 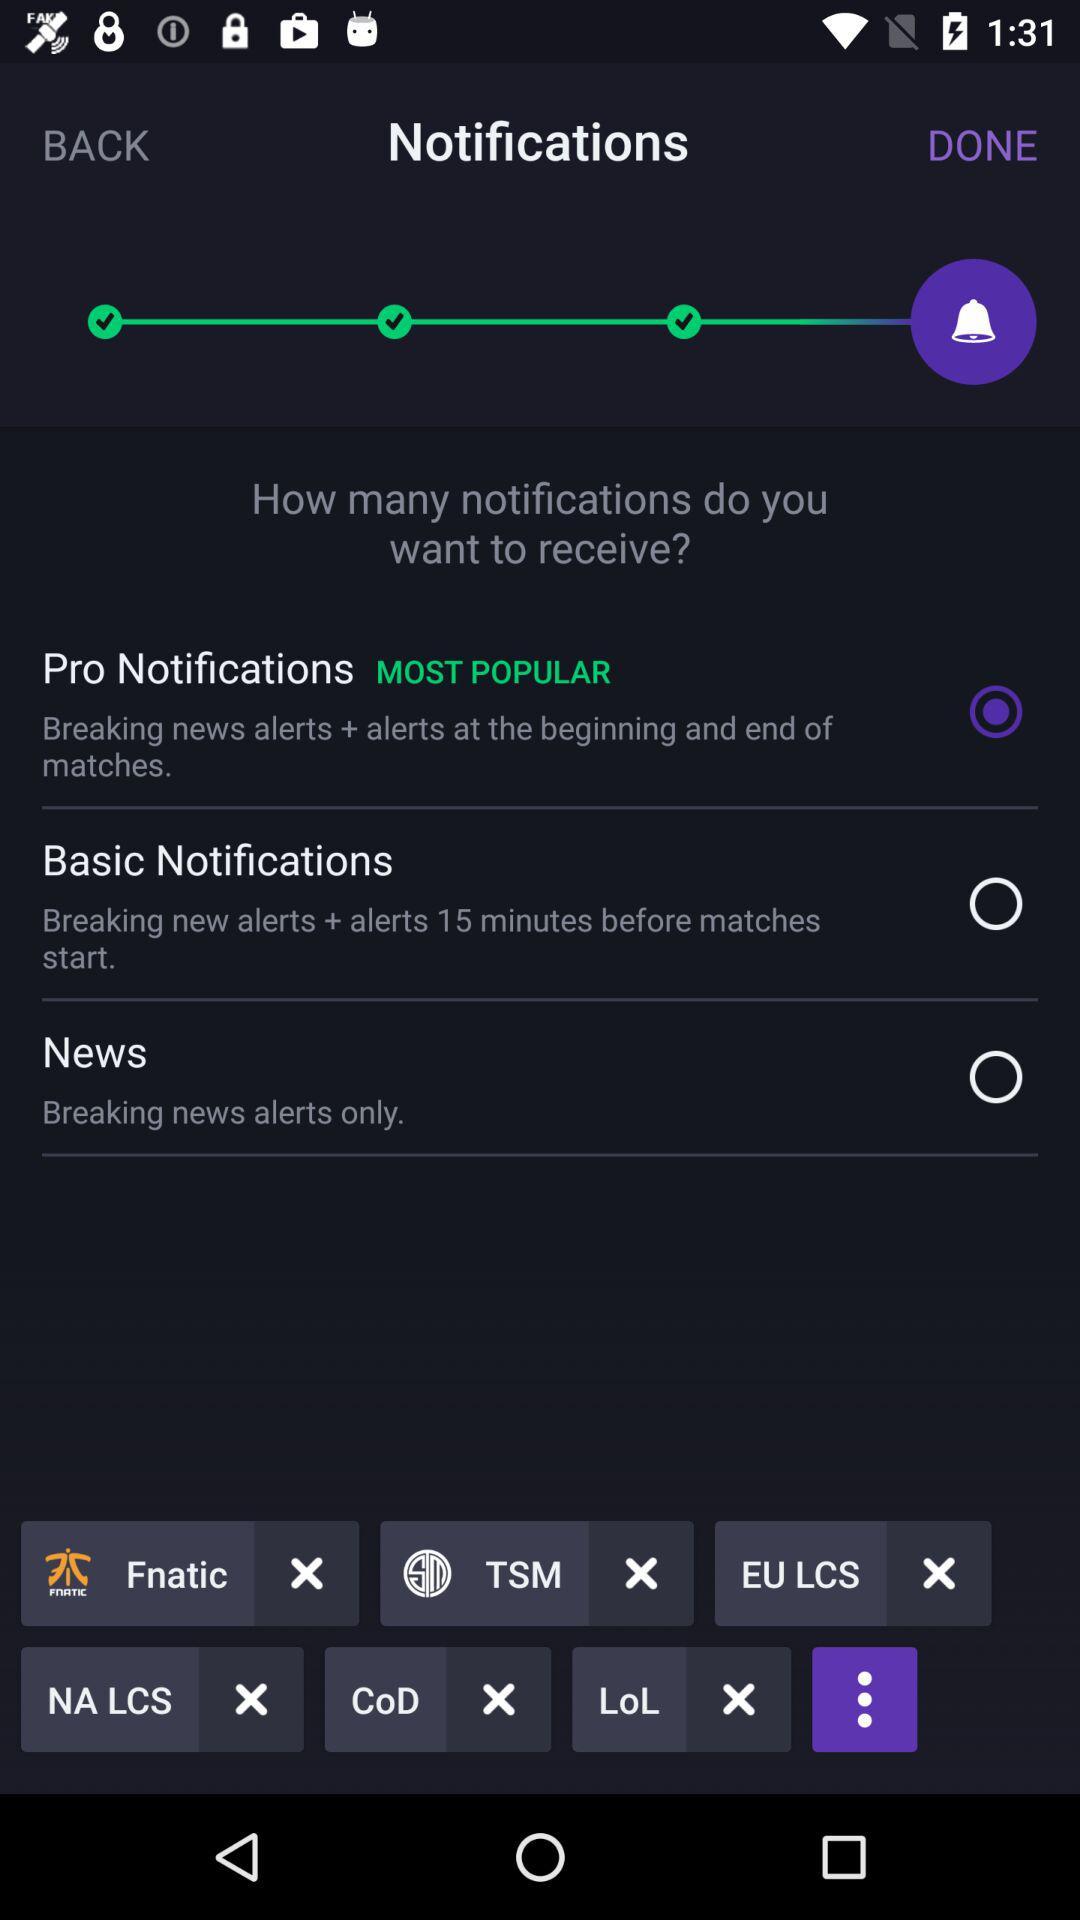 What do you see at coordinates (67, 1572) in the screenshot?
I see `the fnatic icon` at bounding box center [67, 1572].